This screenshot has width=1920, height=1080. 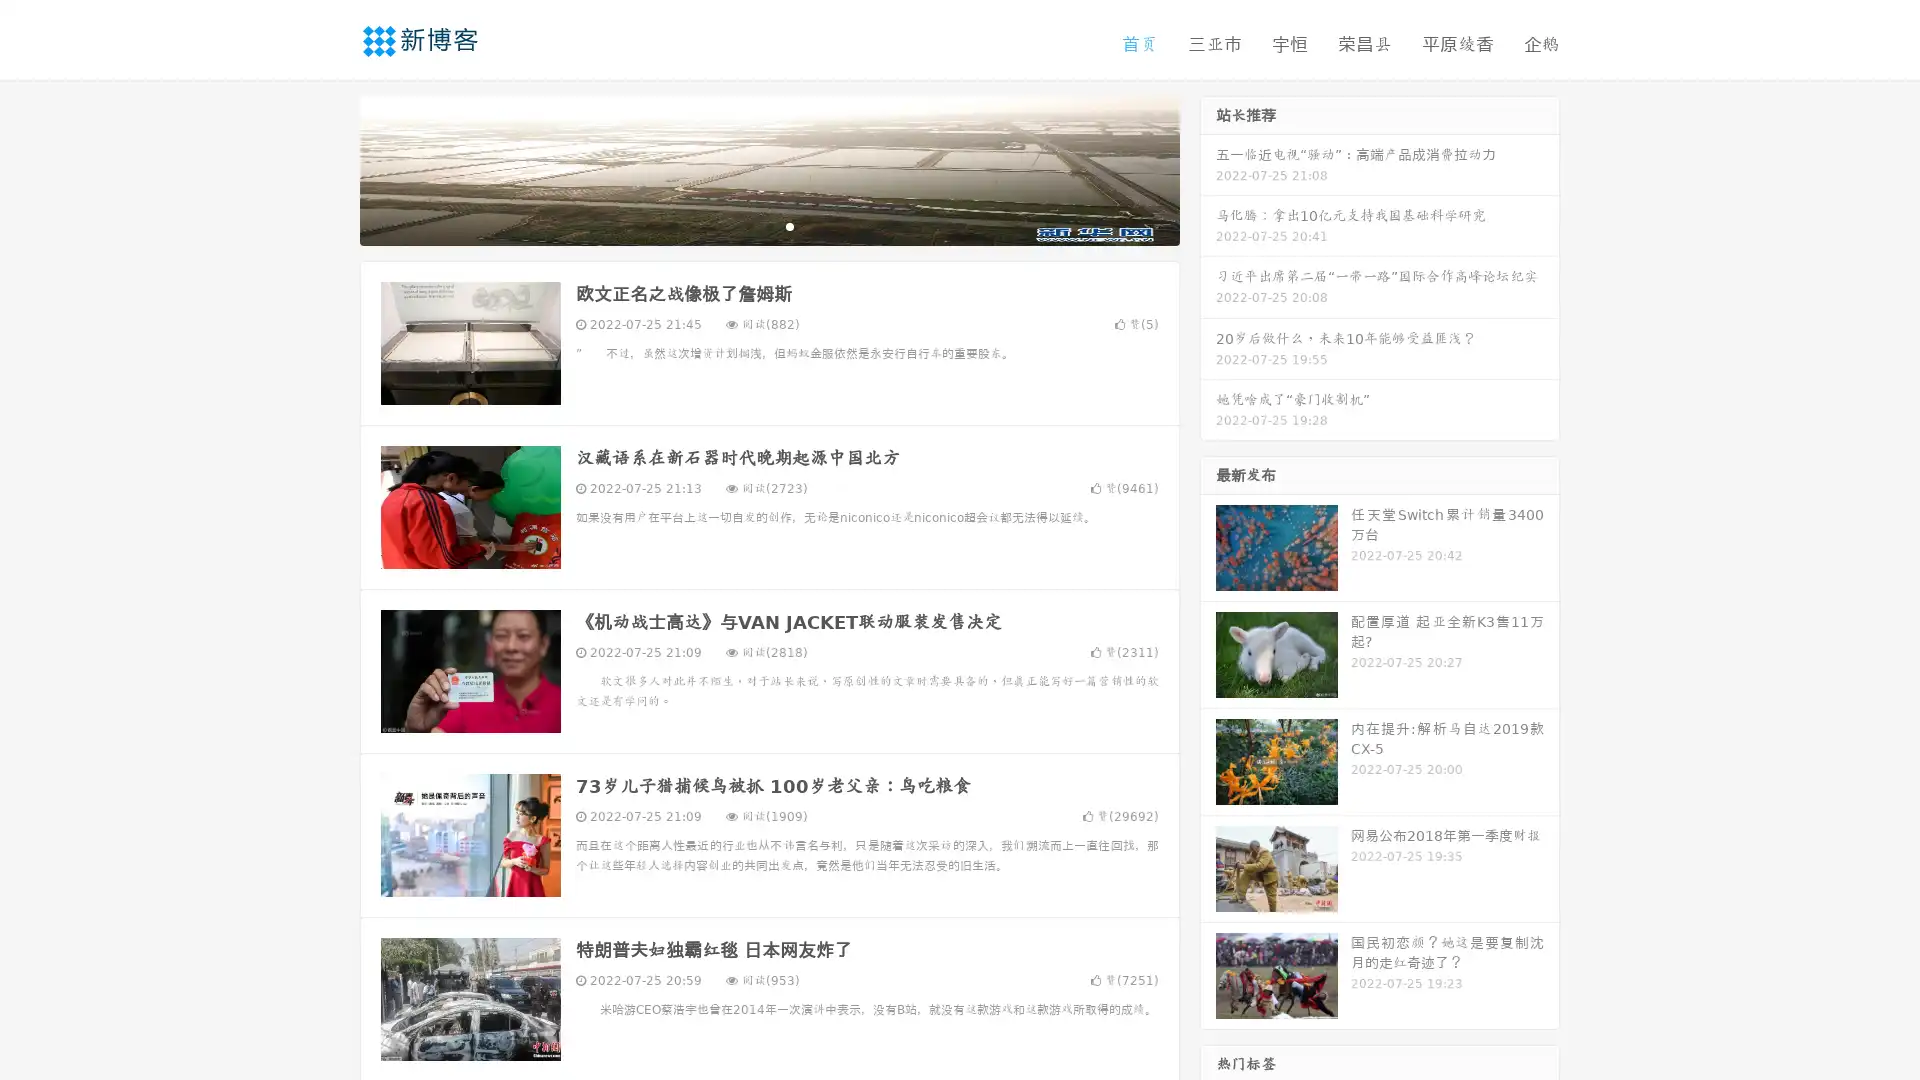 What do you see at coordinates (330, 168) in the screenshot?
I see `Previous slide` at bounding box center [330, 168].